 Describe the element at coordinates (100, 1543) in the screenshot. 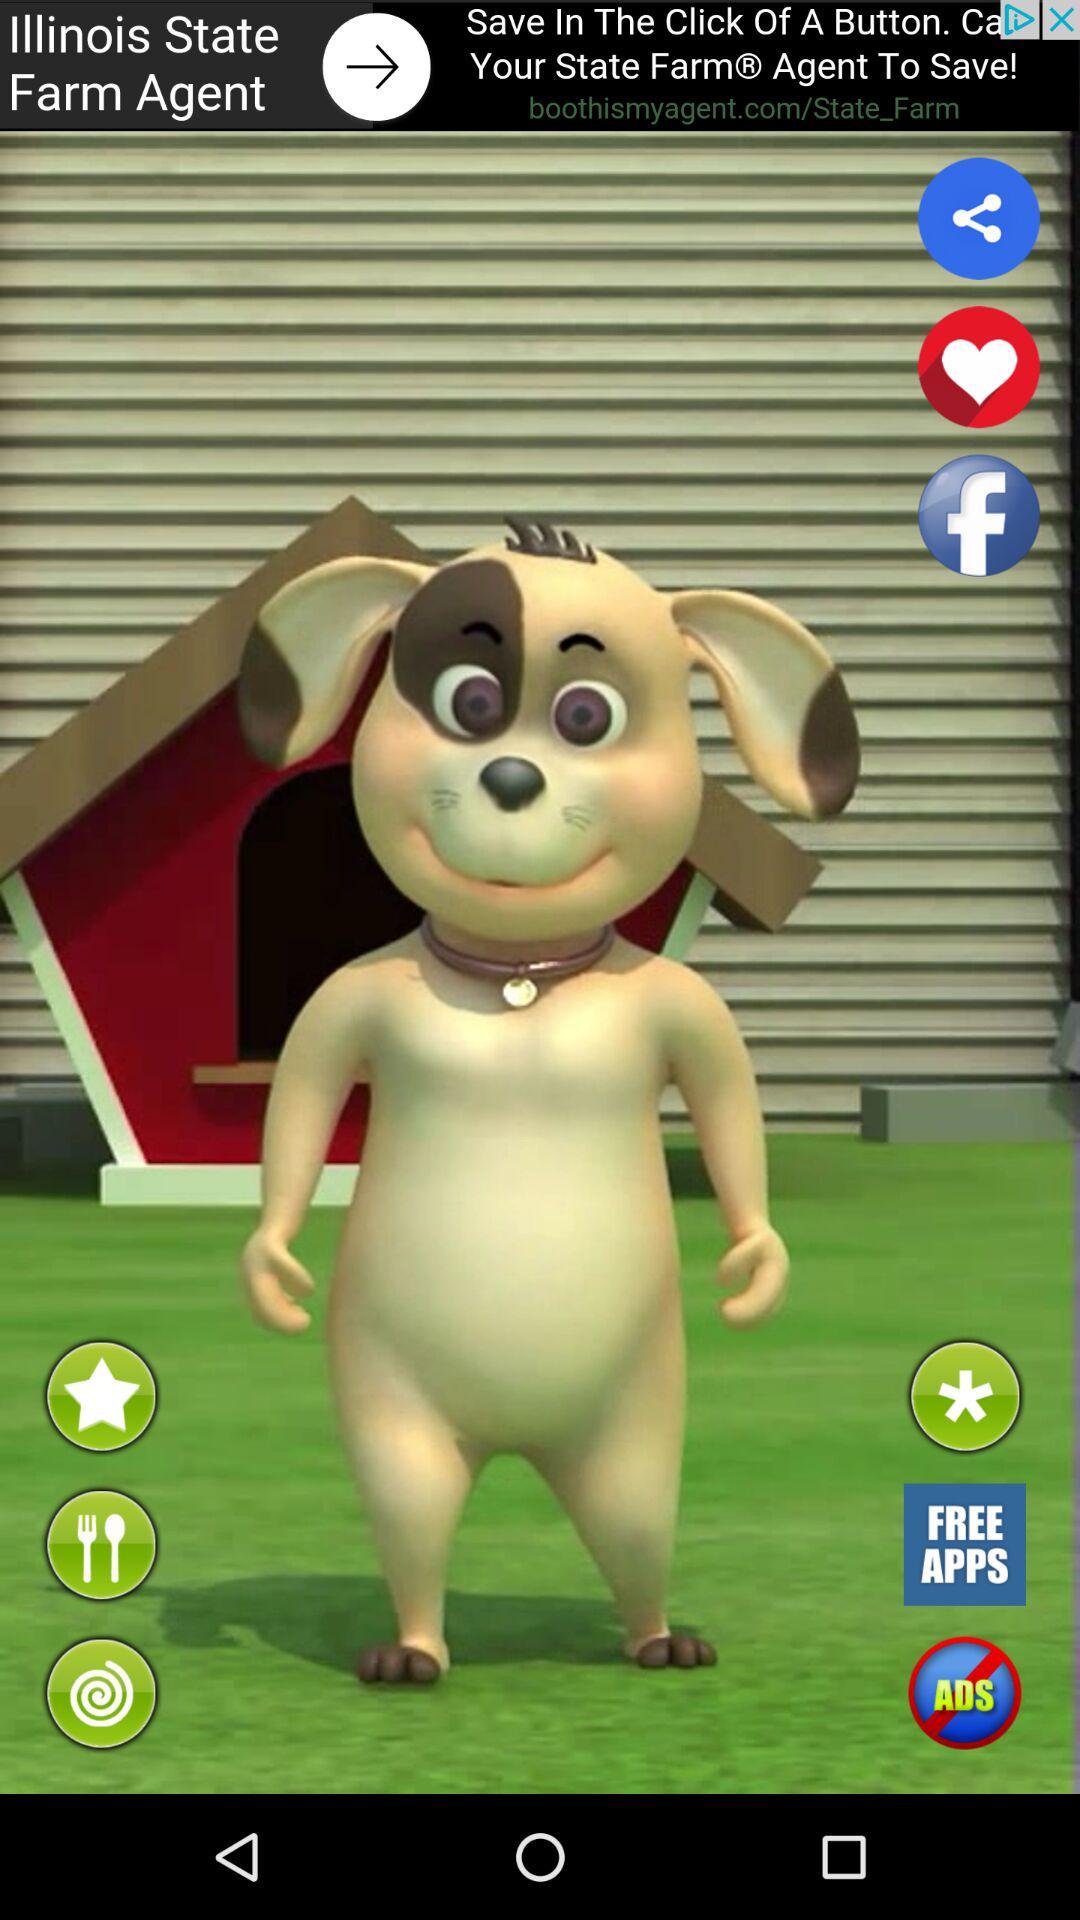

I see `feed the dog` at that location.